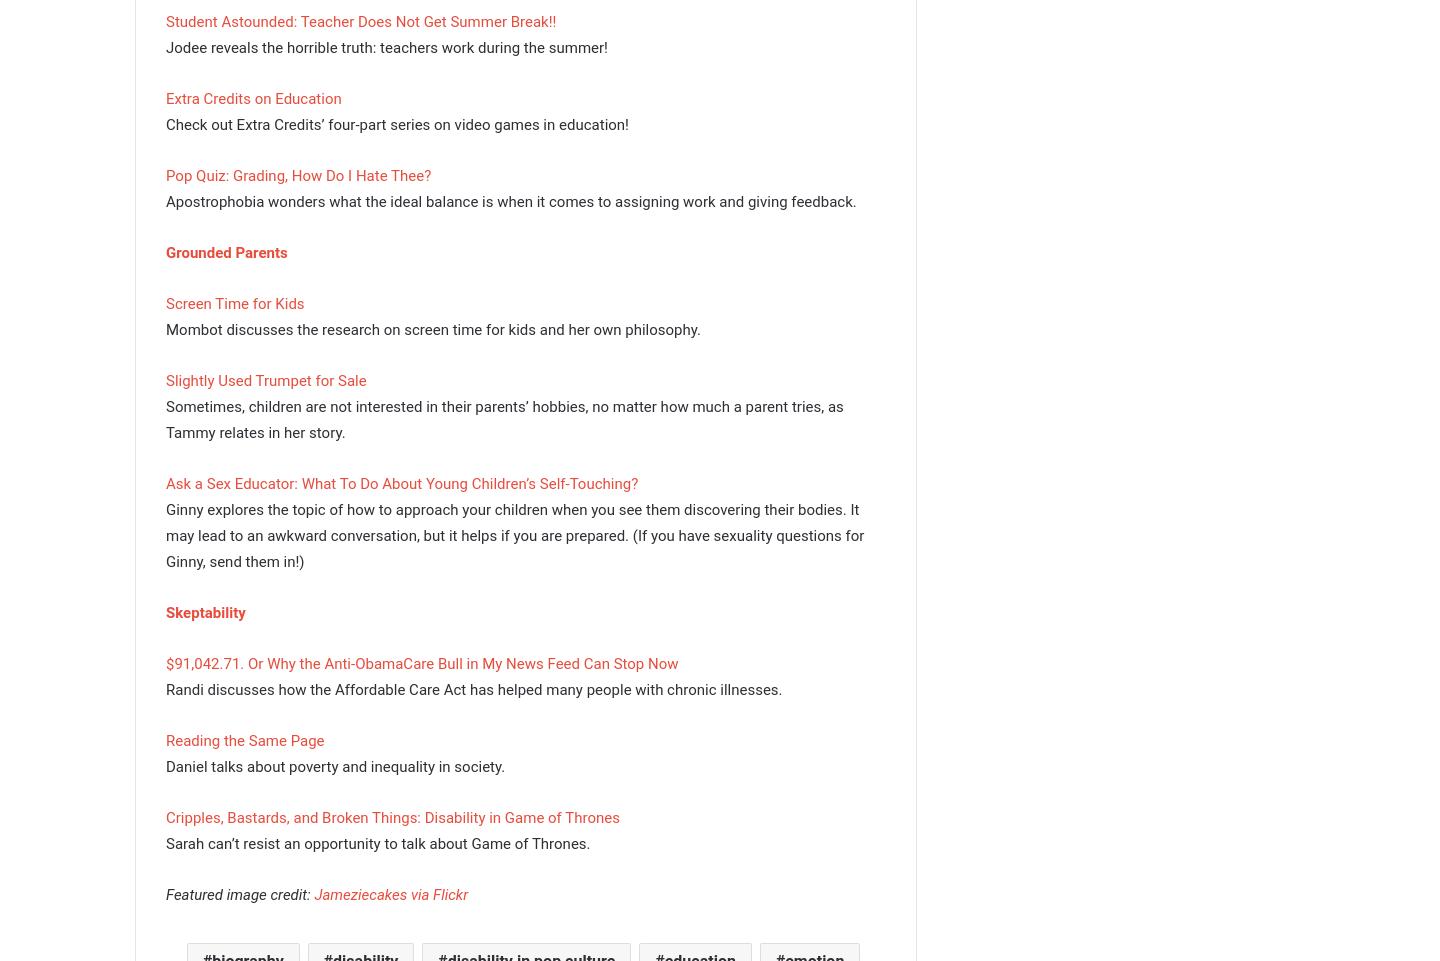 This screenshot has height=961, width=1440. Describe the element at coordinates (503, 418) in the screenshot. I see `'Sometimes, children are not interested in their parents’ hobbies, no matter how much a parent tries, as Tammy relates in her story.'` at that location.